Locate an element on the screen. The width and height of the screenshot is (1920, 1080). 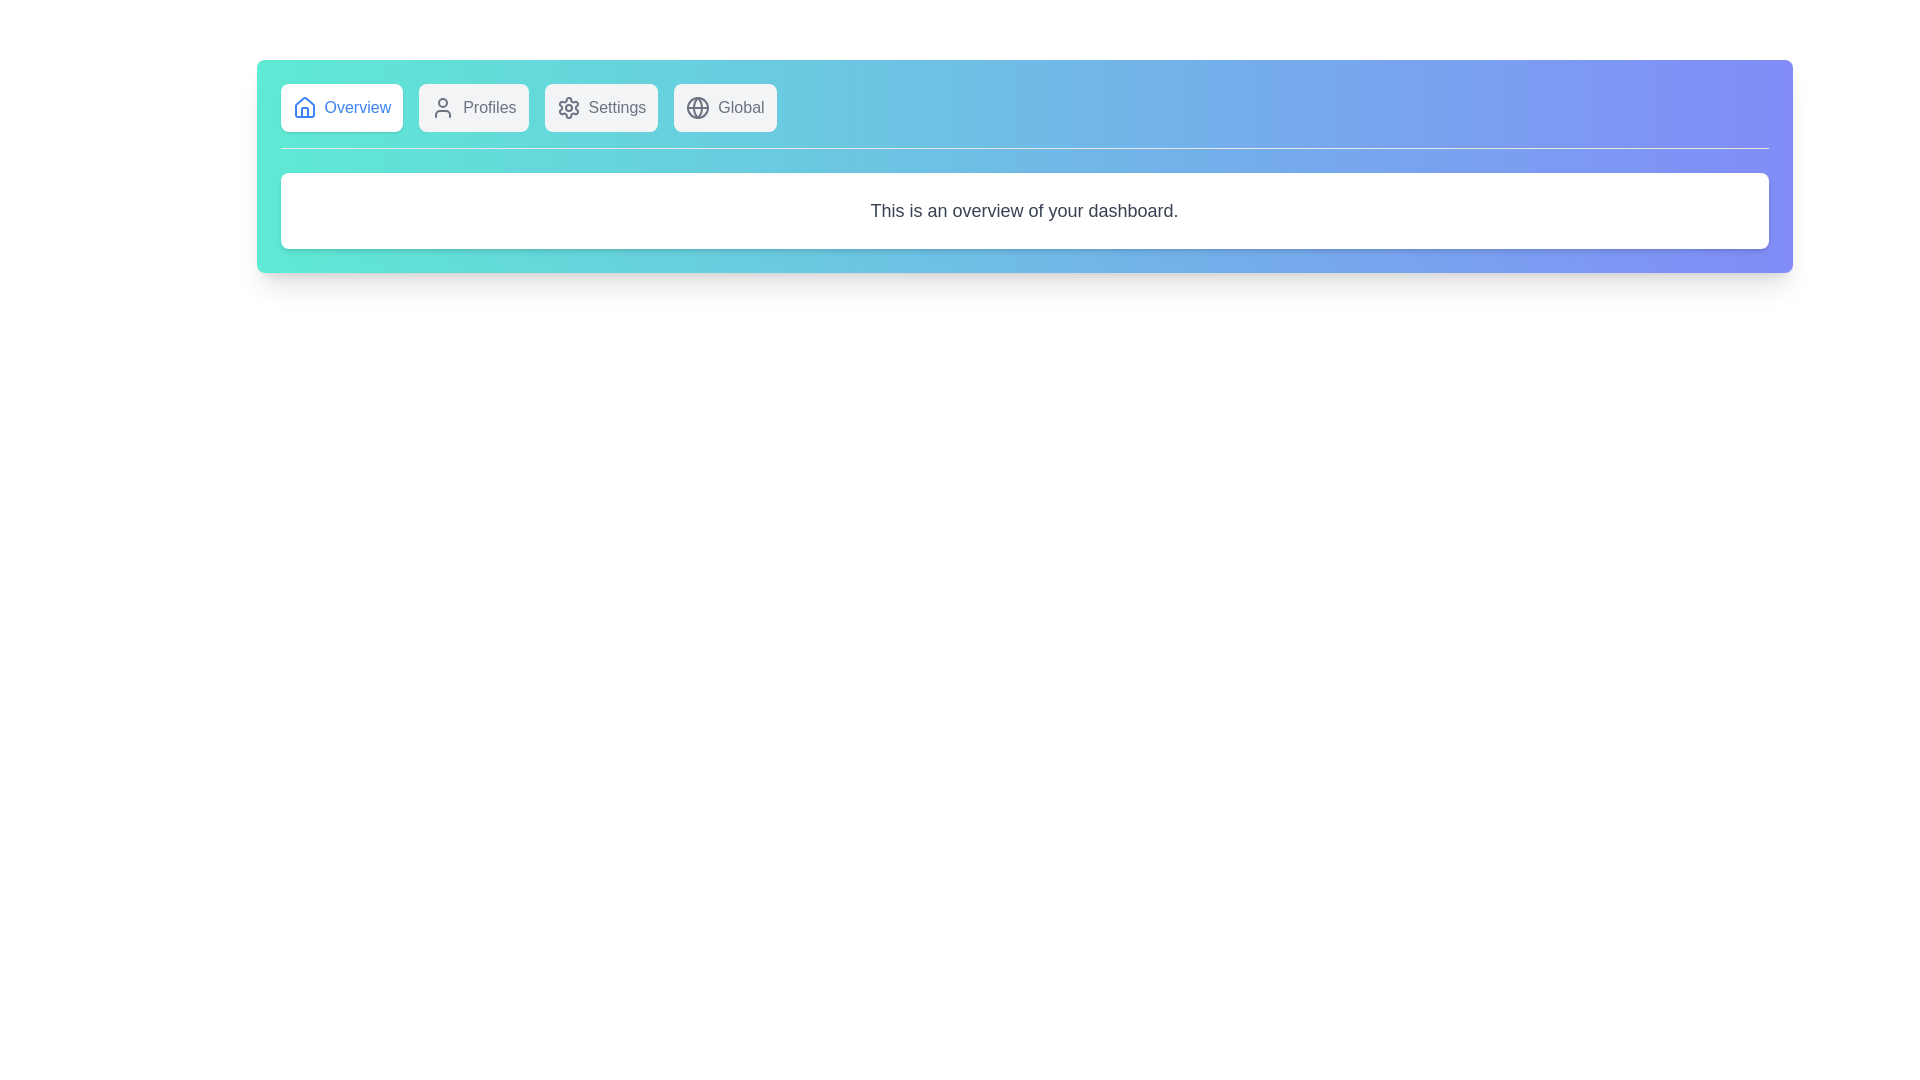
the tab labeled Profiles is located at coordinates (472, 108).